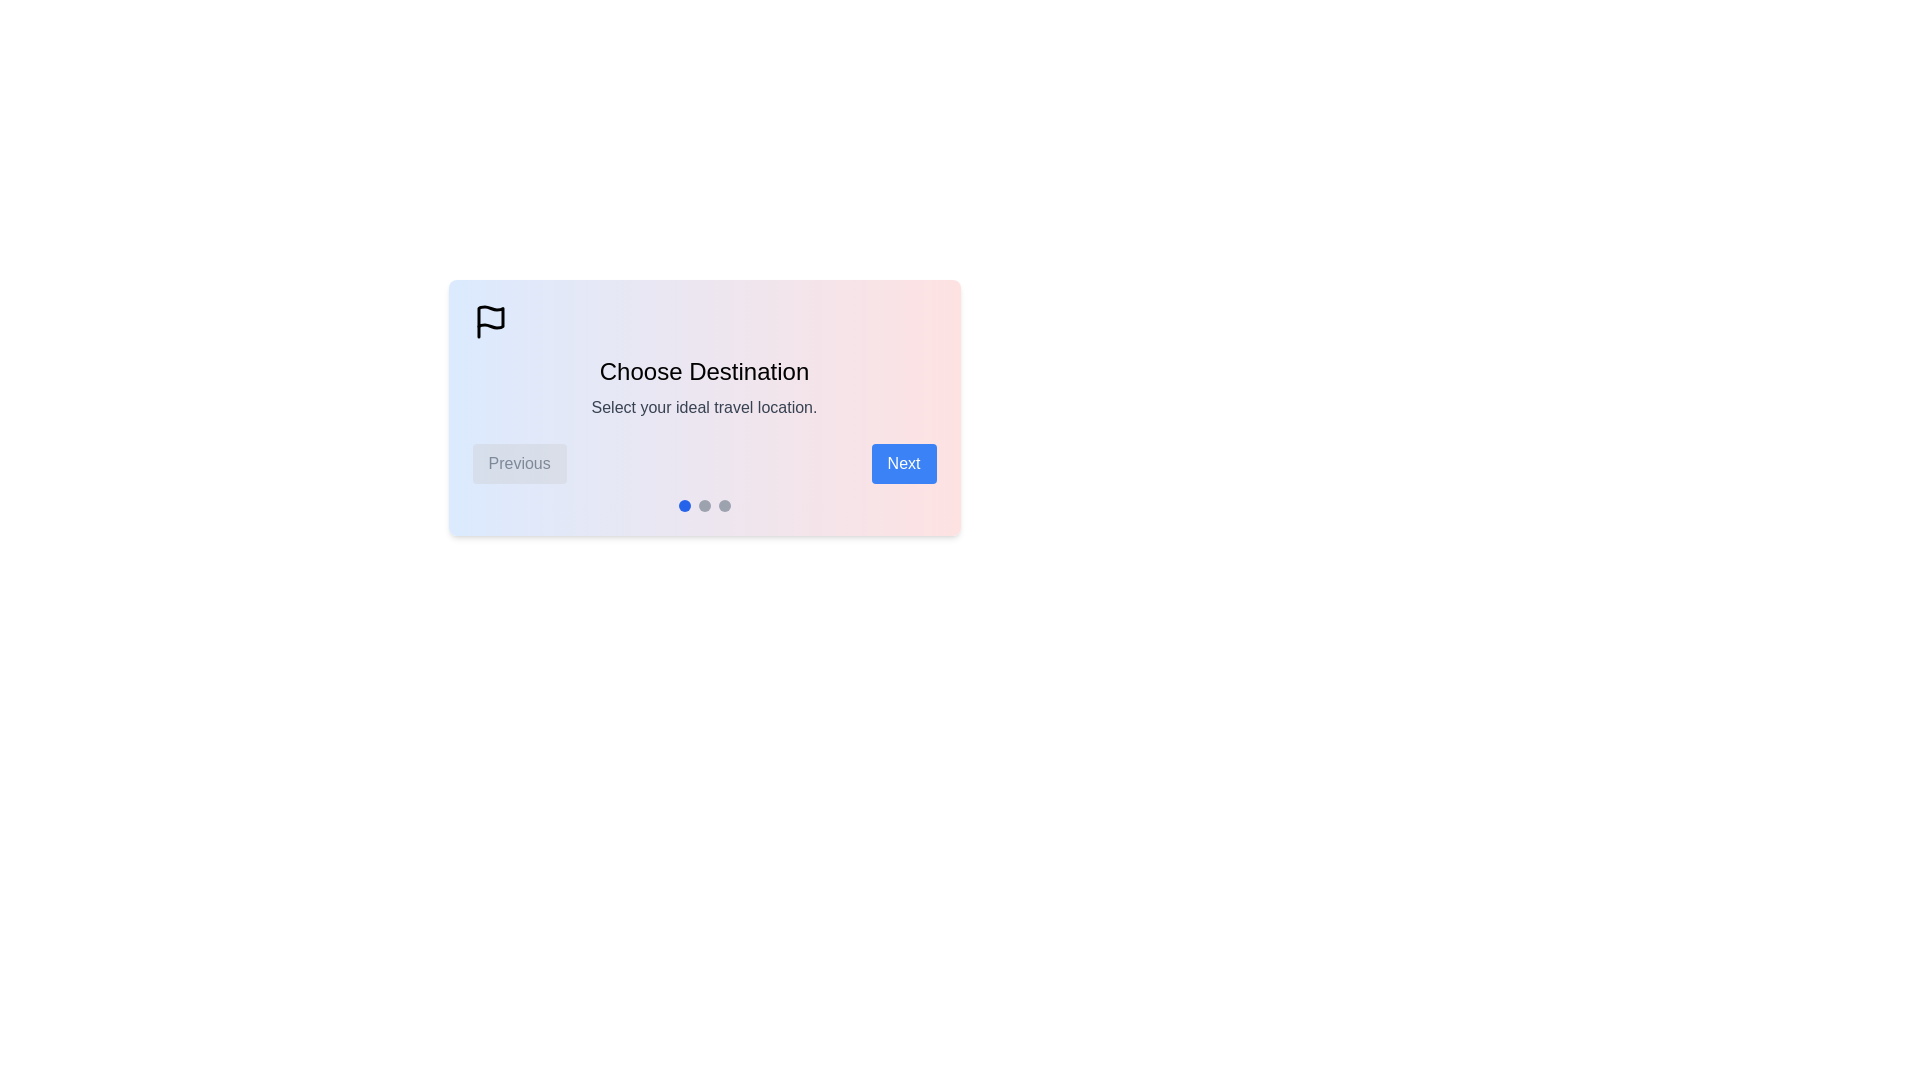 The height and width of the screenshot is (1080, 1920). What do you see at coordinates (902, 463) in the screenshot?
I see `'Next' button to navigate to the next step` at bounding box center [902, 463].